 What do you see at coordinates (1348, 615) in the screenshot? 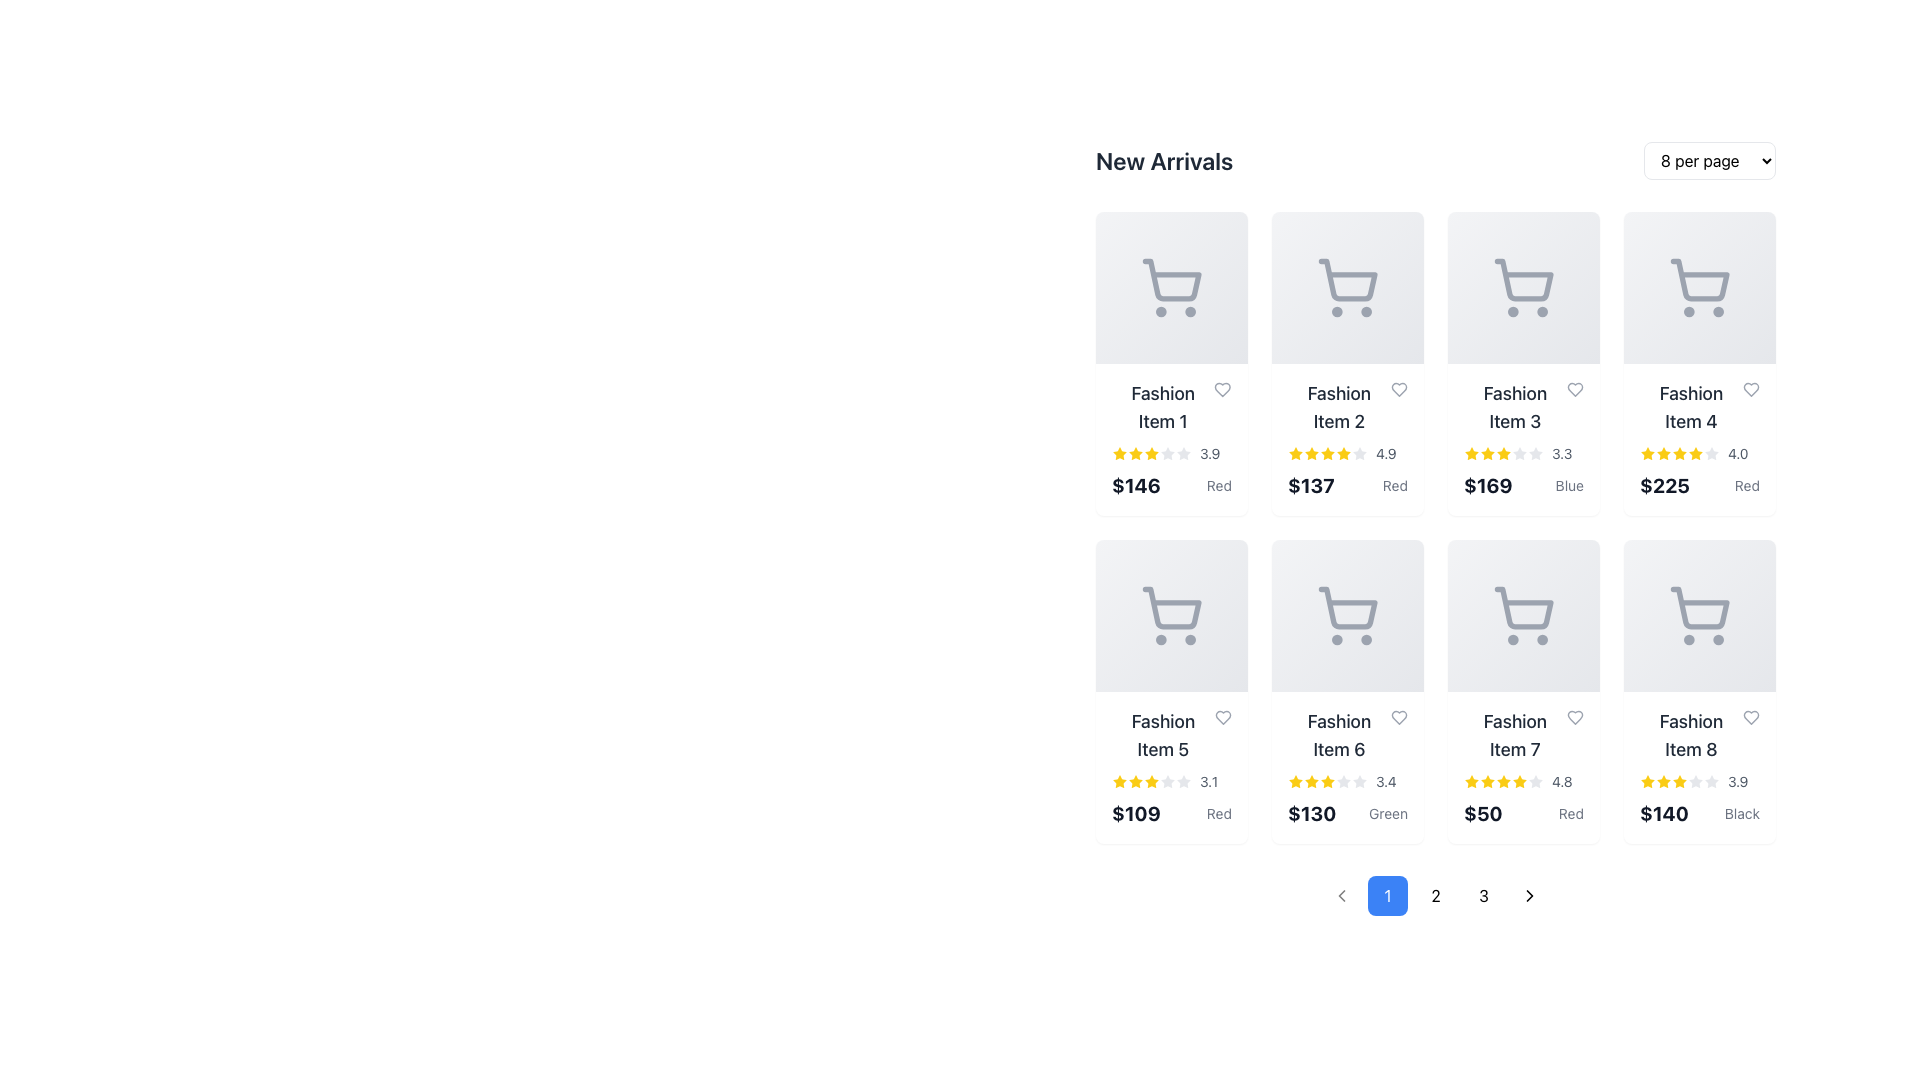
I see `gray square with rounded corners featuring a shopping cart icon, positioned above the text 'Fashion Item 6'` at bounding box center [1348, 615].